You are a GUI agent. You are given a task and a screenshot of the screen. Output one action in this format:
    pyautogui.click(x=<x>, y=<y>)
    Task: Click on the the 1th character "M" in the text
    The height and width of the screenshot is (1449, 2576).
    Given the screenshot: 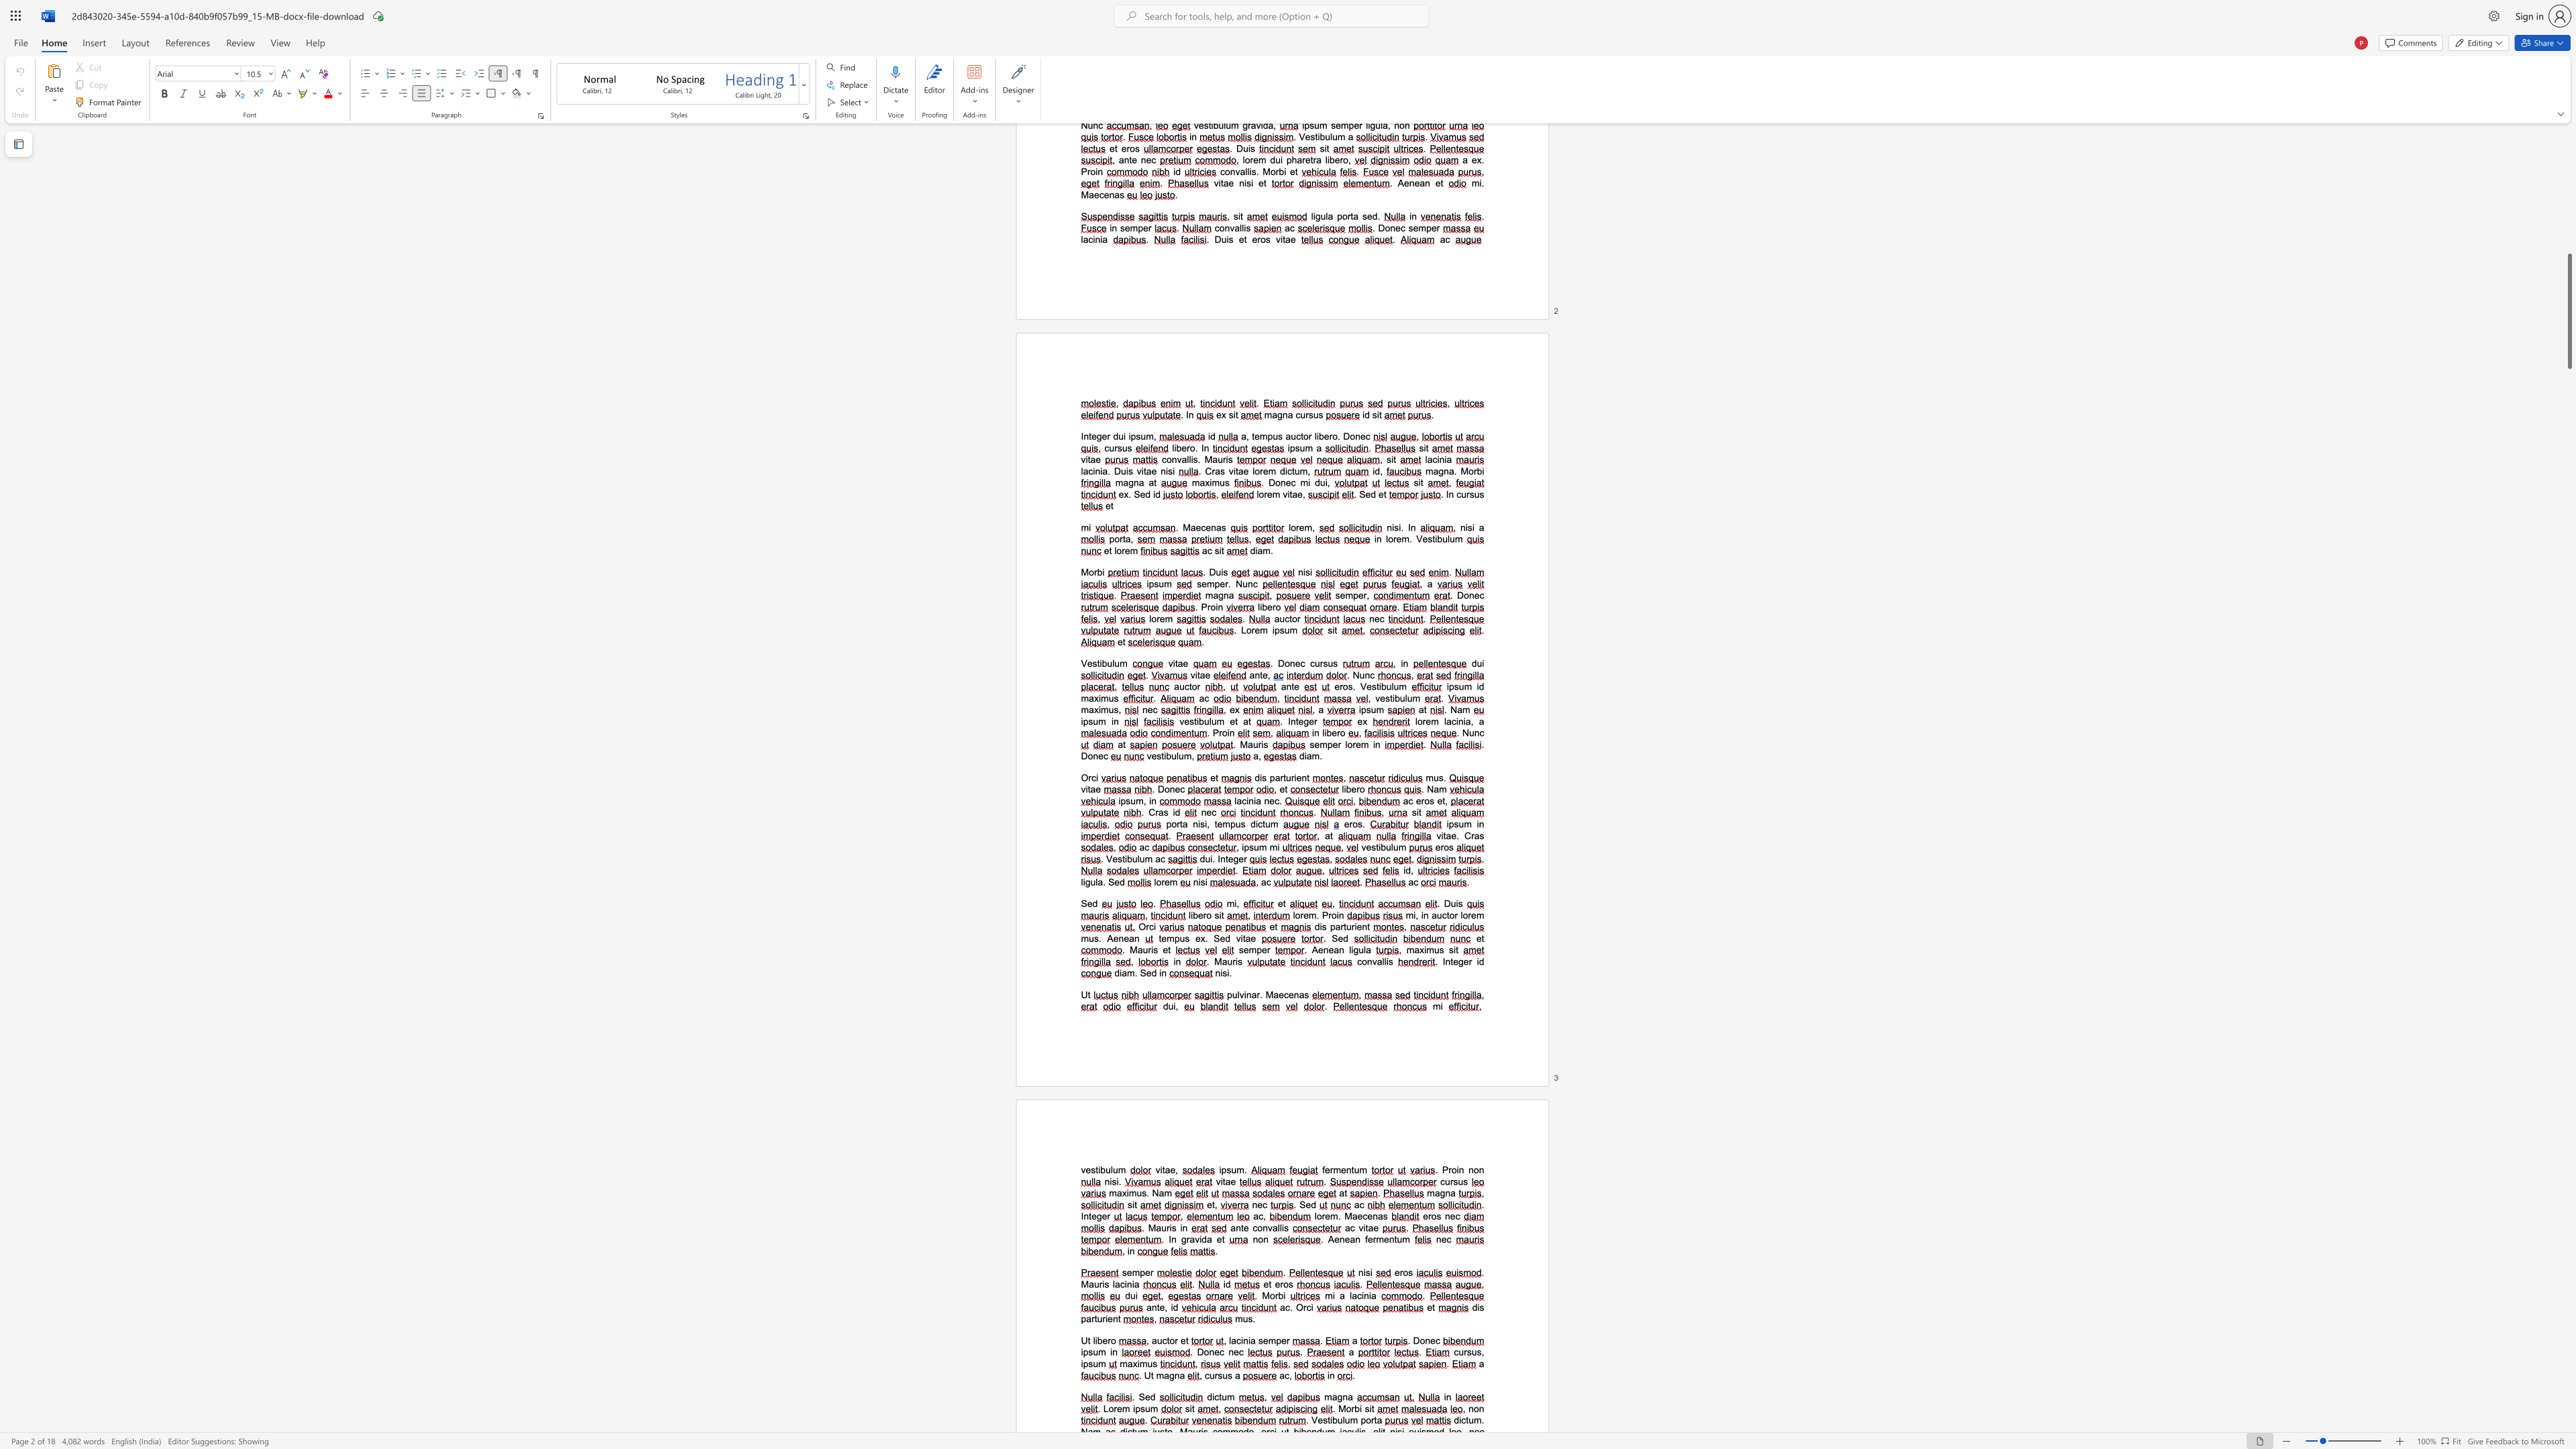 What is the action you would take?
    pyautogui.click(x=1132, y=949)
    